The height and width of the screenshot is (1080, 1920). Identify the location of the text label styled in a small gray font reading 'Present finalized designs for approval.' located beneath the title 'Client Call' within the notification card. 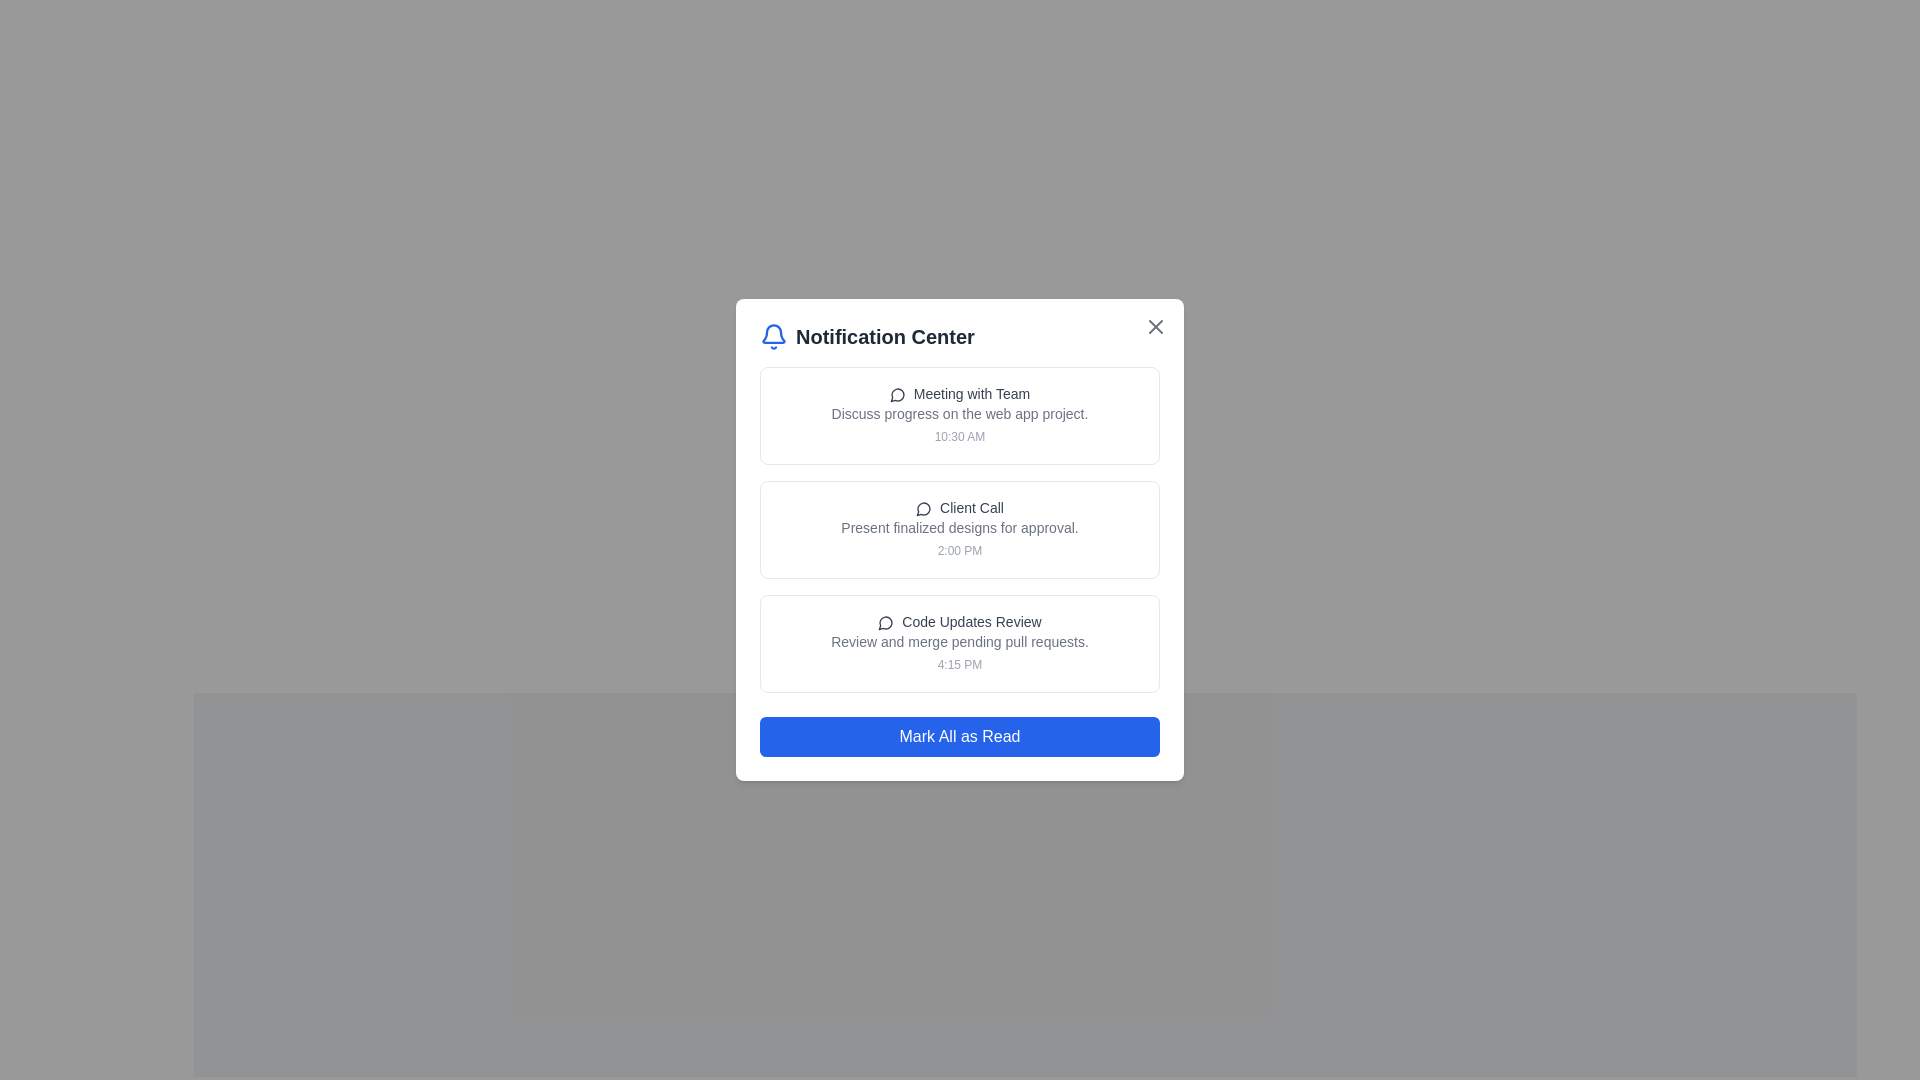
(960, 527).